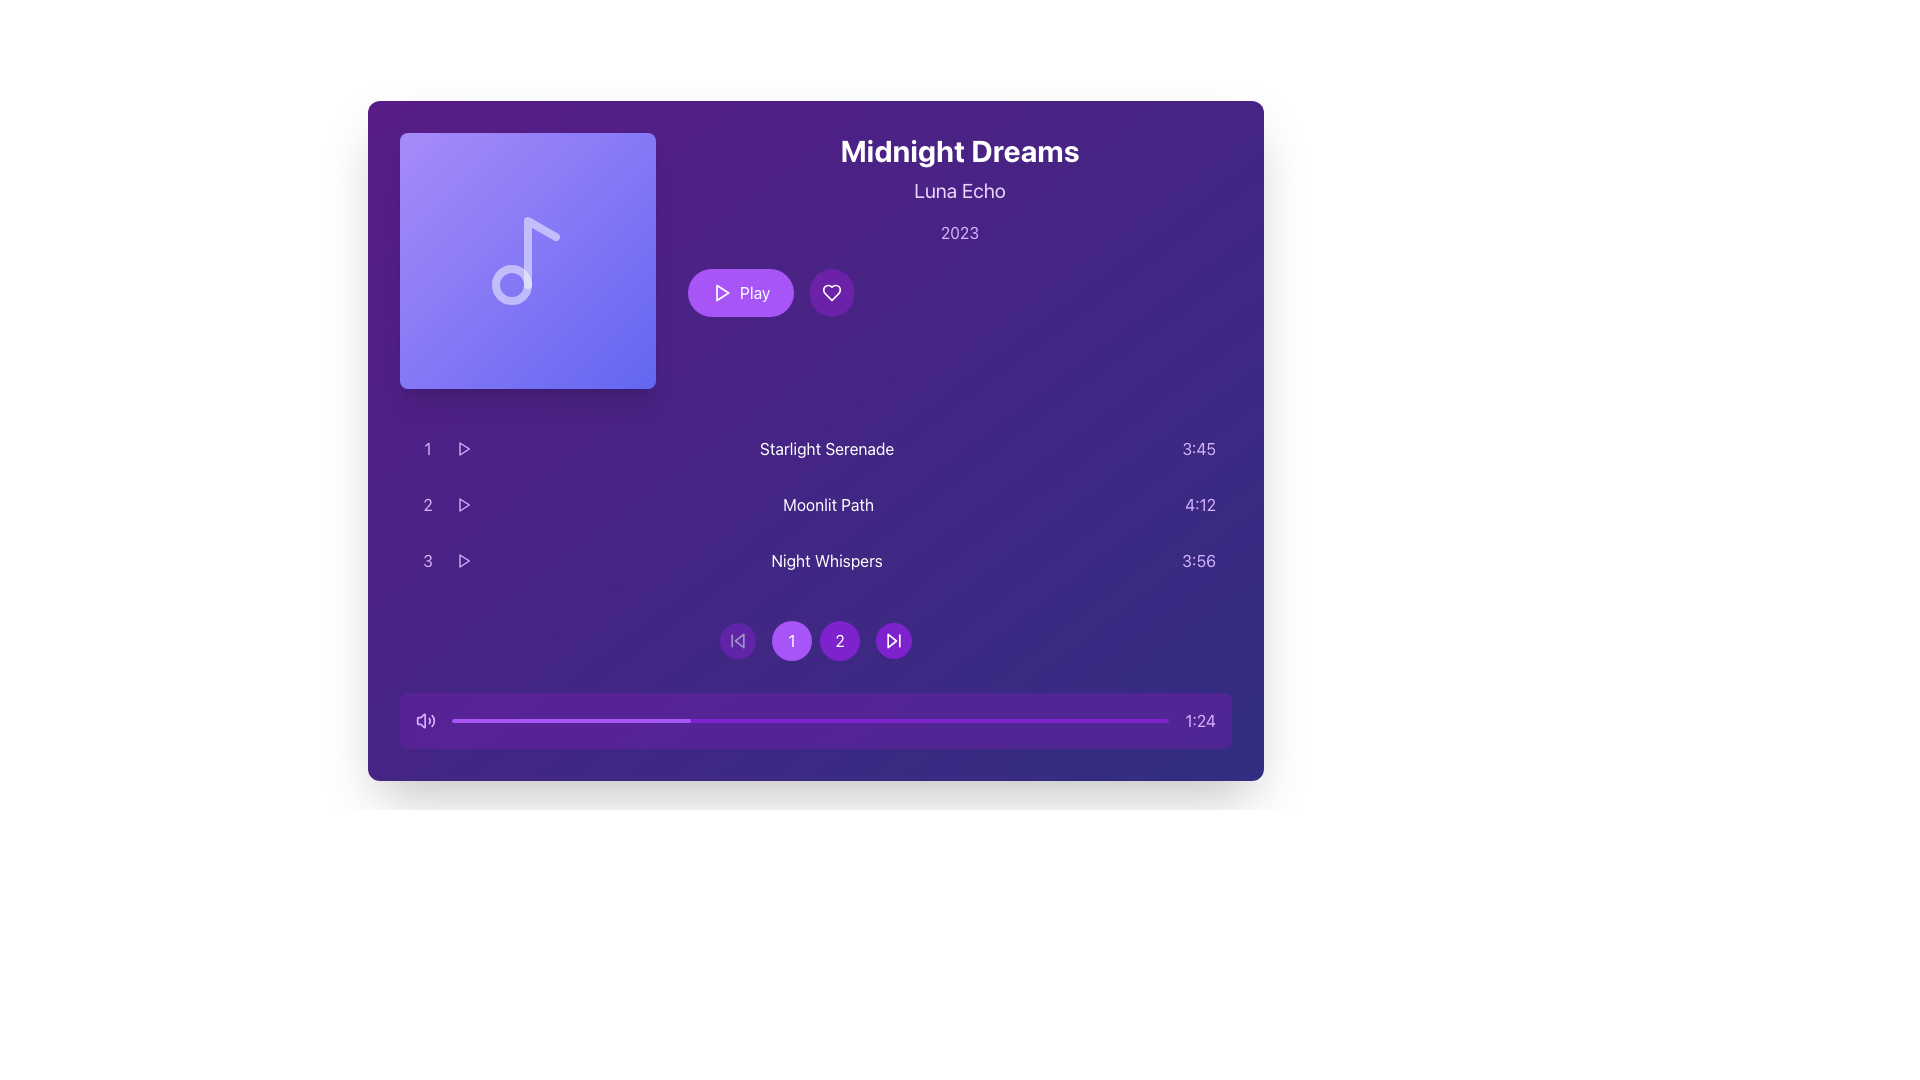 The width and height of the screenshot is (1920, 1080). Describe the element at coordinates (420, 721) in the screenshot. I see `the volume mute icon button, which is styled in purple and located to the far left of the horizontal volume control bar, to mute or unmute audio` at that location.